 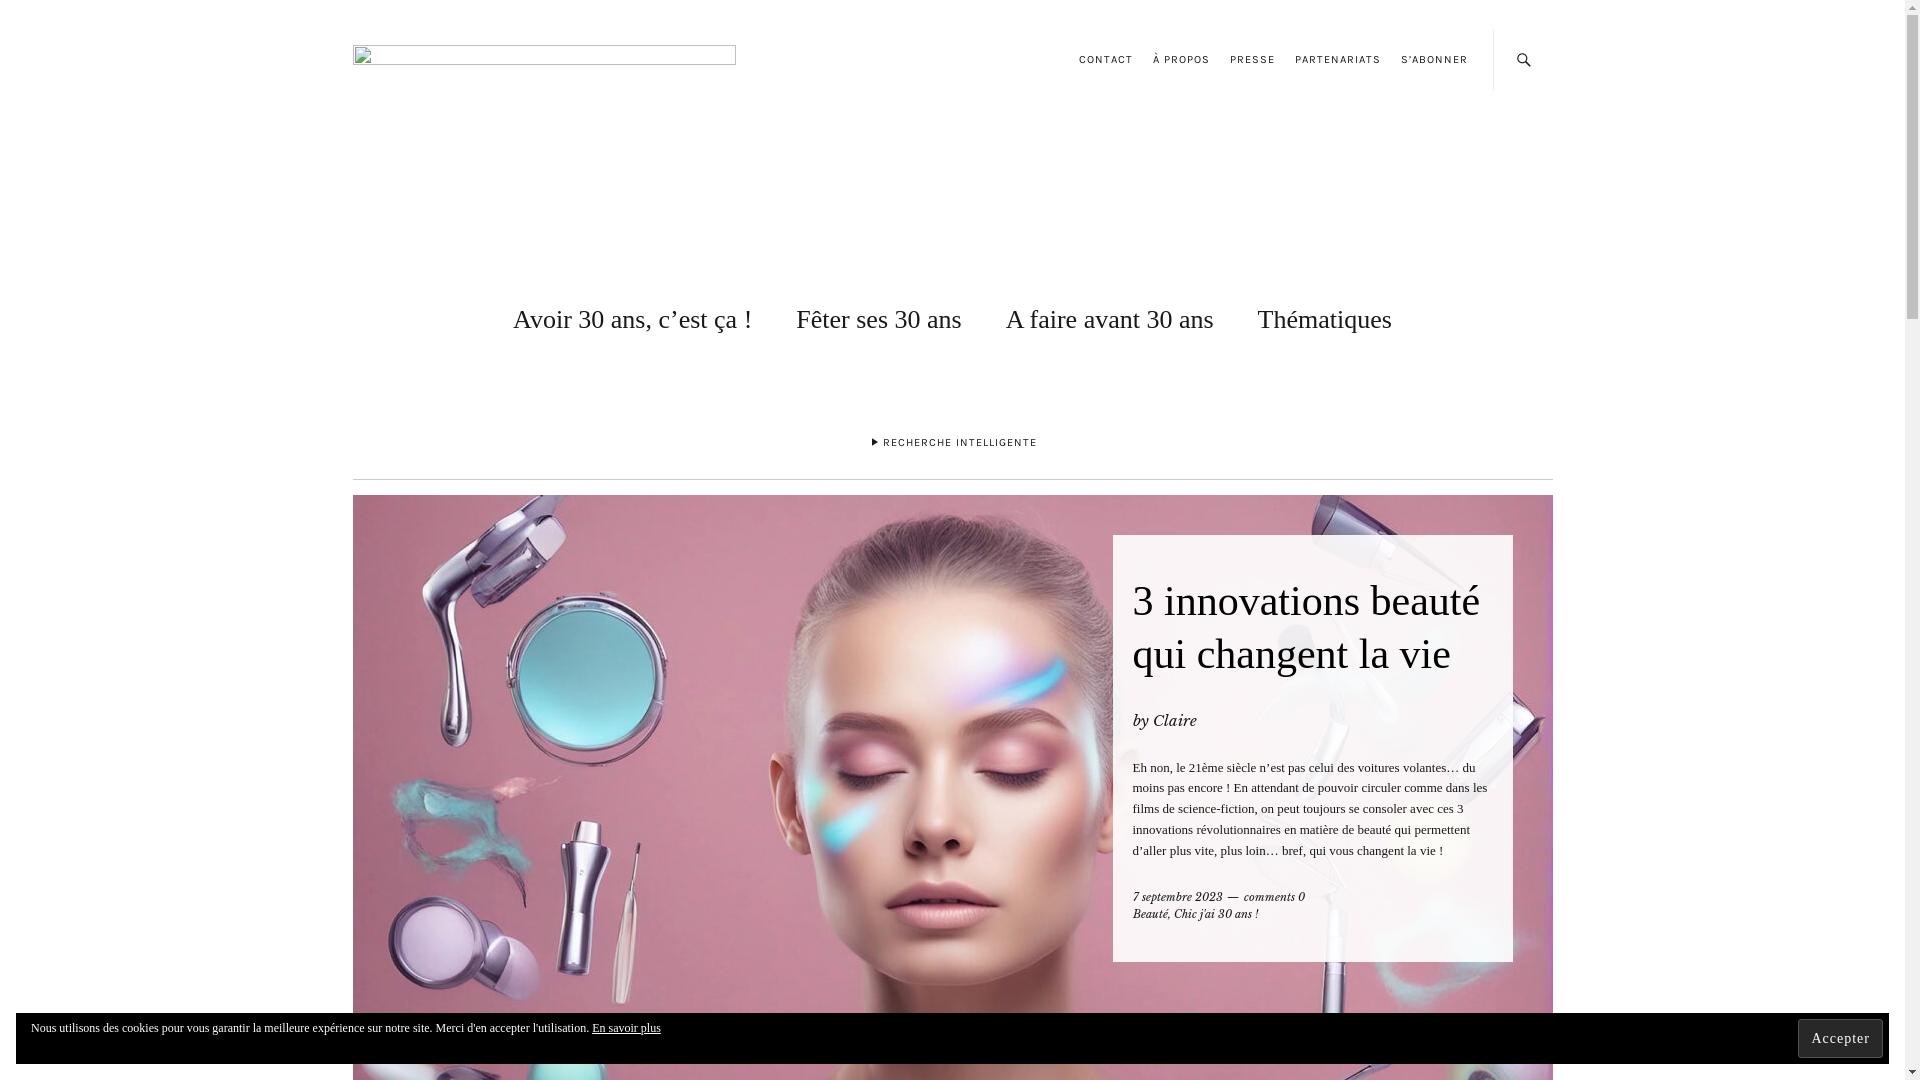 What do you see at coordinates (1798, 1037) in the screenshot?
I see `'Accepter'` at bounding box center [1798, 1037].